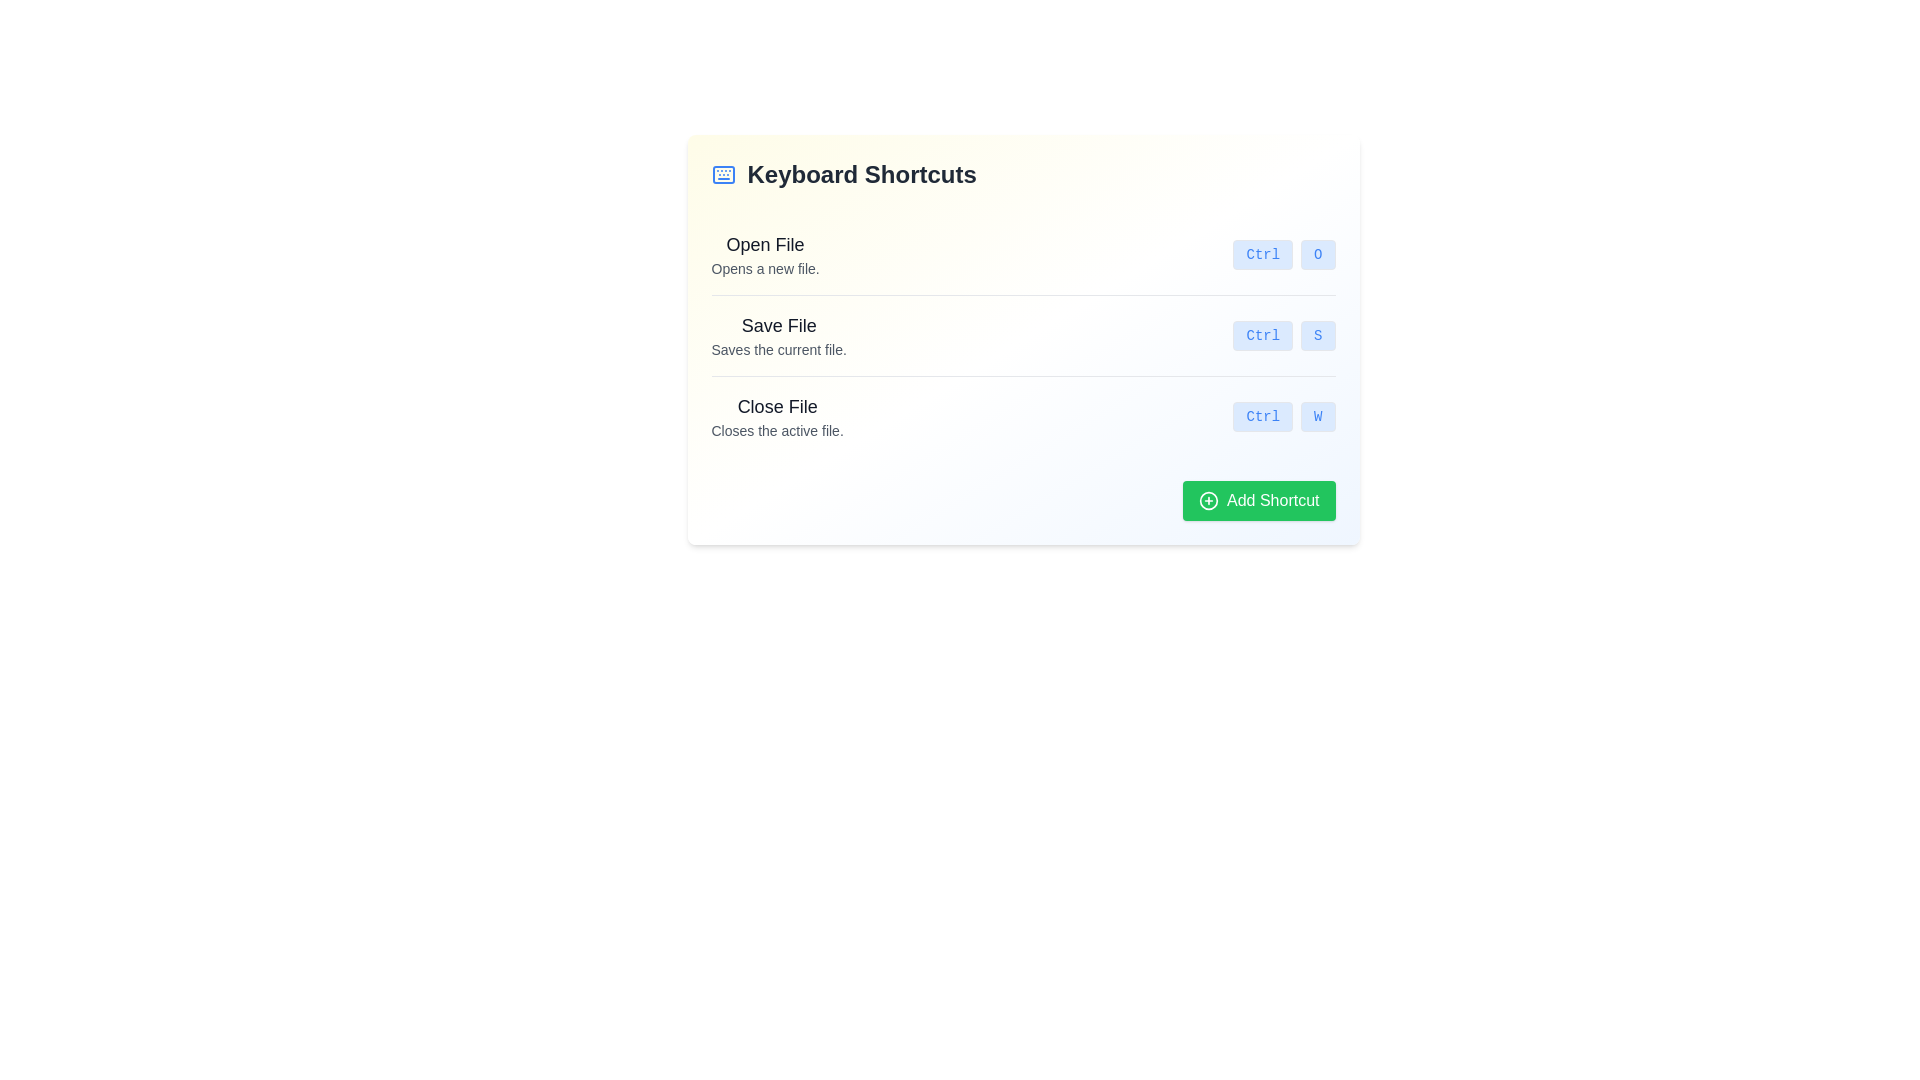 The image size is (1920, 1080). Describe the element at coordinates (1023, 415) in the screenshot. I see `the associated keys for the 'Close File' keyboard shortcut, which is the third item in the vertical list under the 'Keyboard Shortcuts' heading` at that location.